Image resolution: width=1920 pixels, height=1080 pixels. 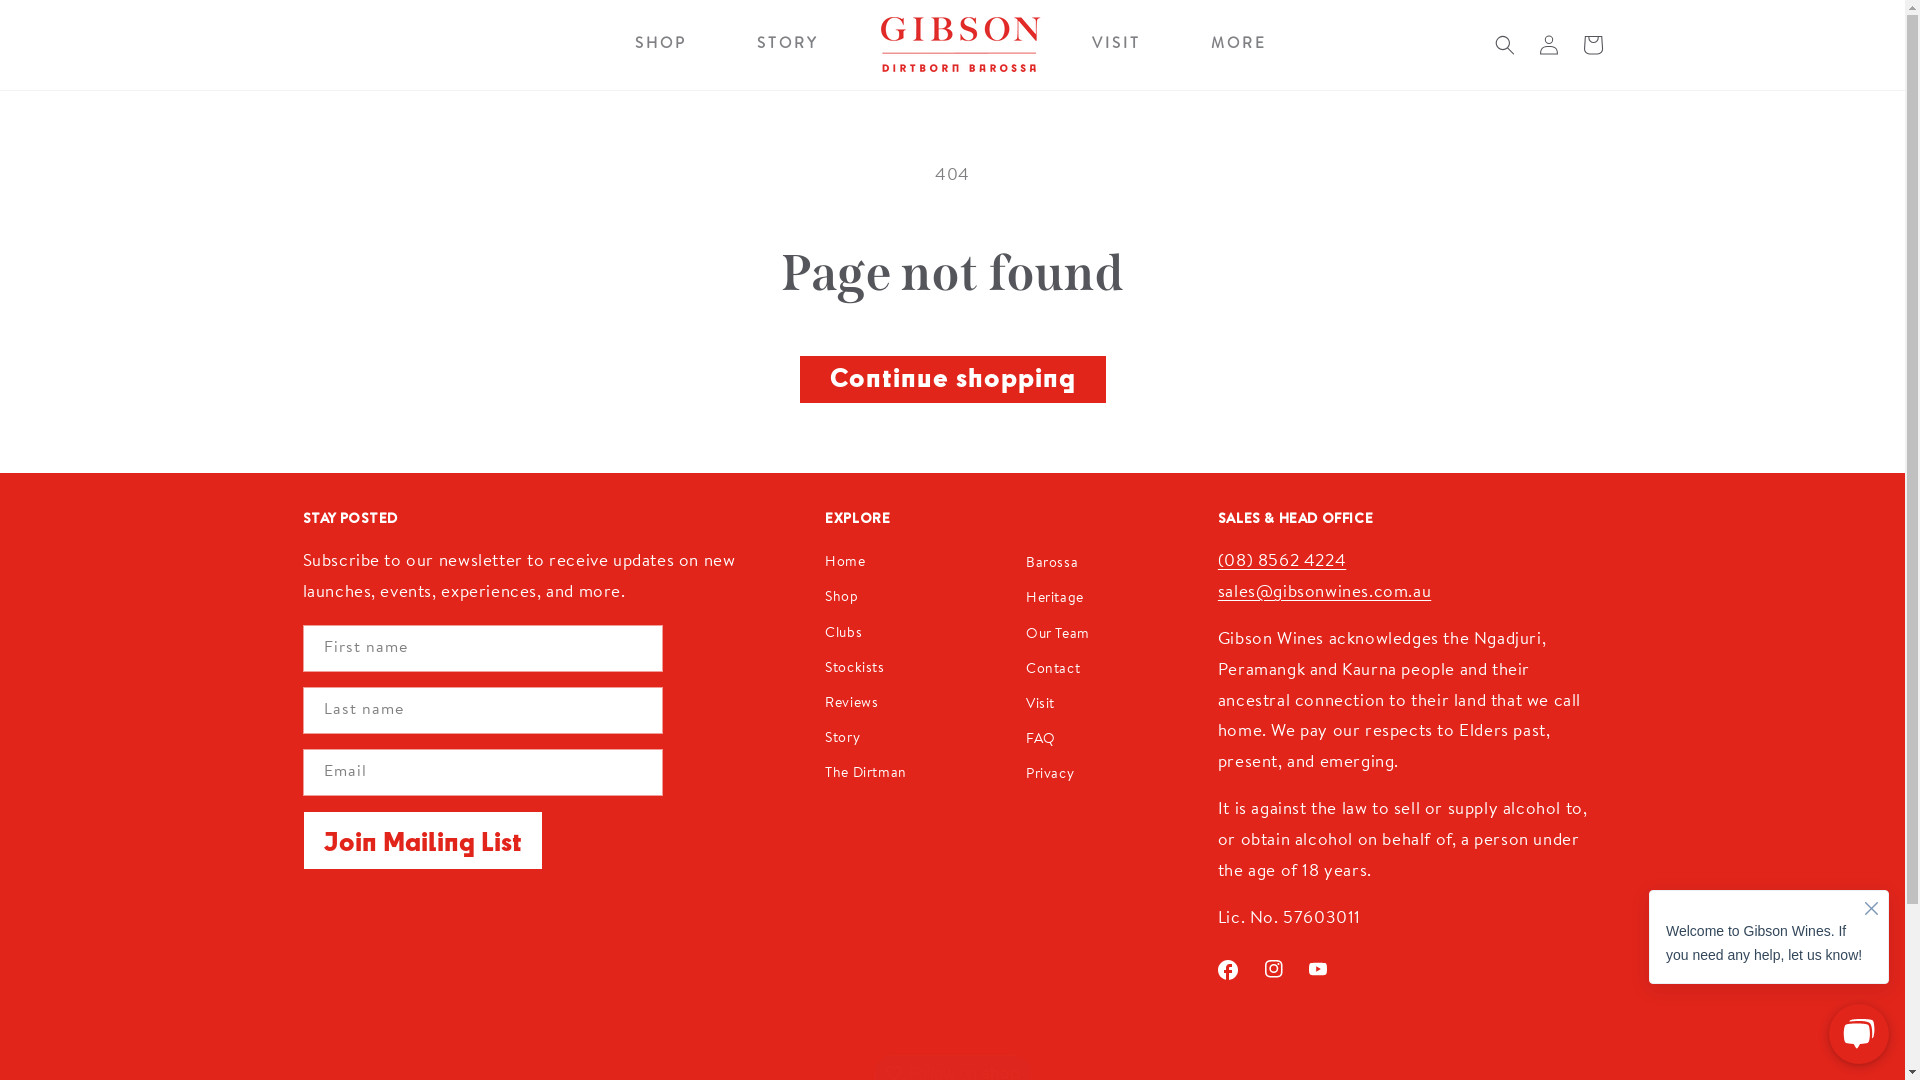 I want to click on 'YouTube', so click(x=1318, y=967).